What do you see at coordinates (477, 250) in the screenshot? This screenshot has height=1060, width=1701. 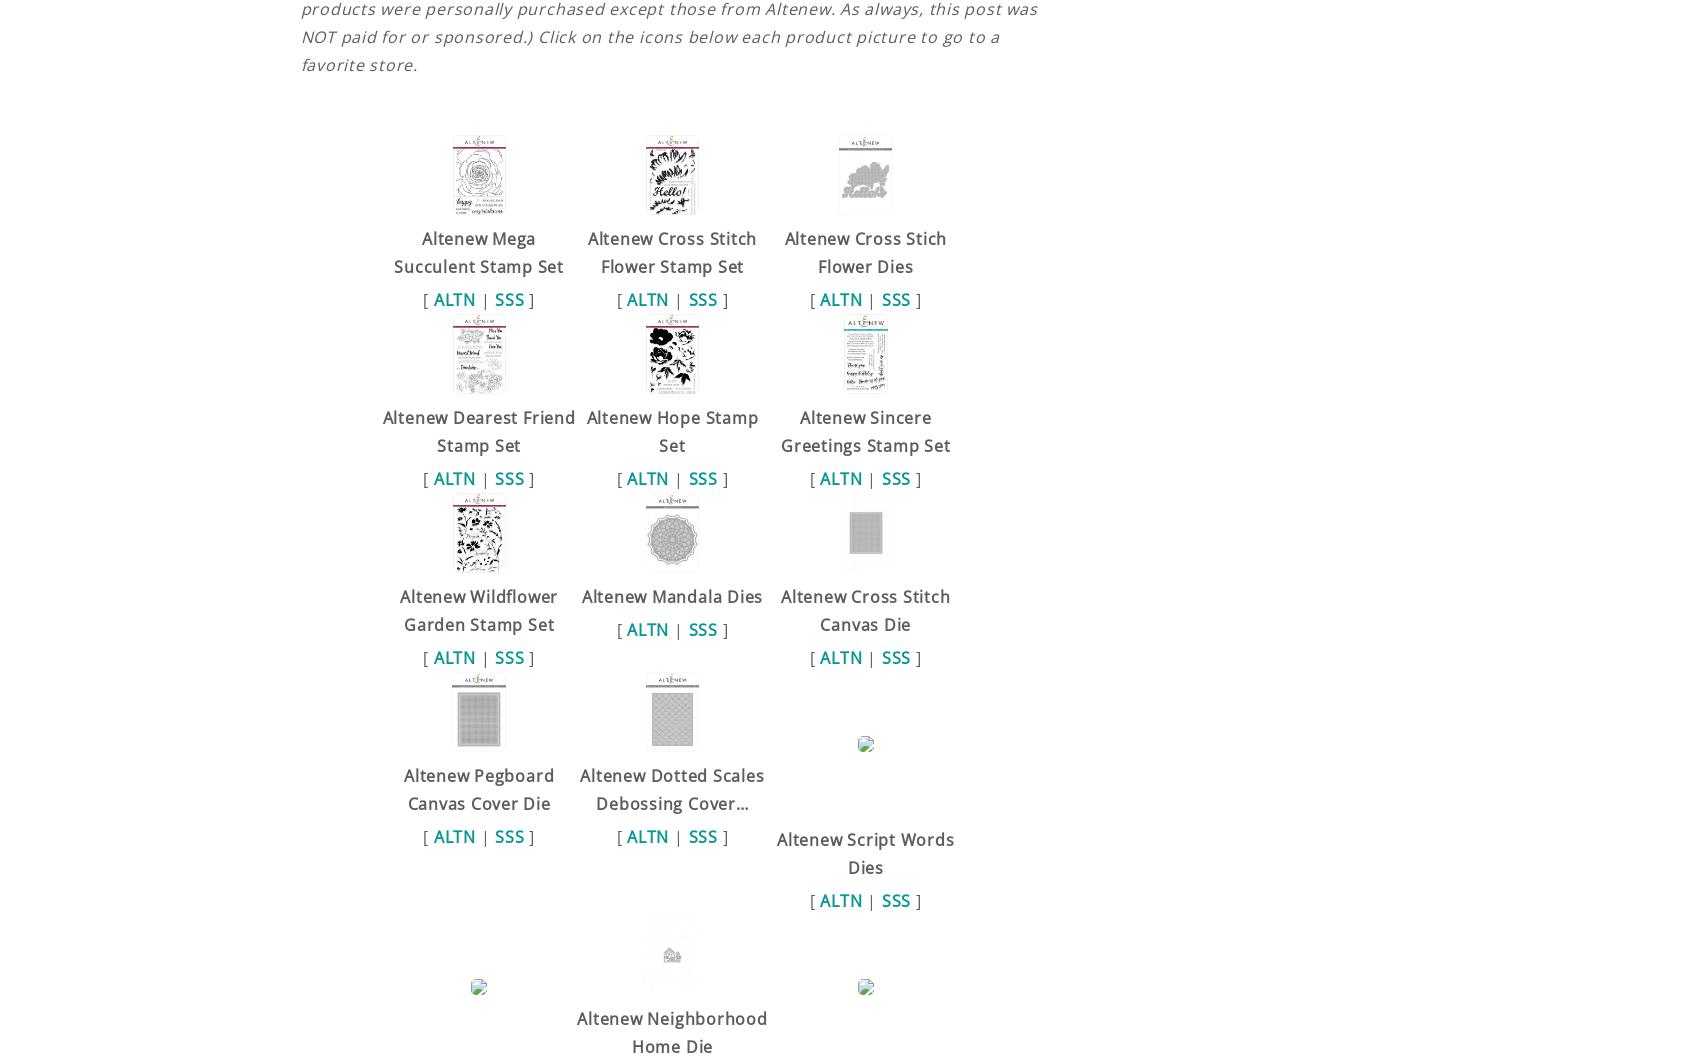 I see `'Altenew Mega Succulent Stamp Set'` at bounding box center [477, 250].